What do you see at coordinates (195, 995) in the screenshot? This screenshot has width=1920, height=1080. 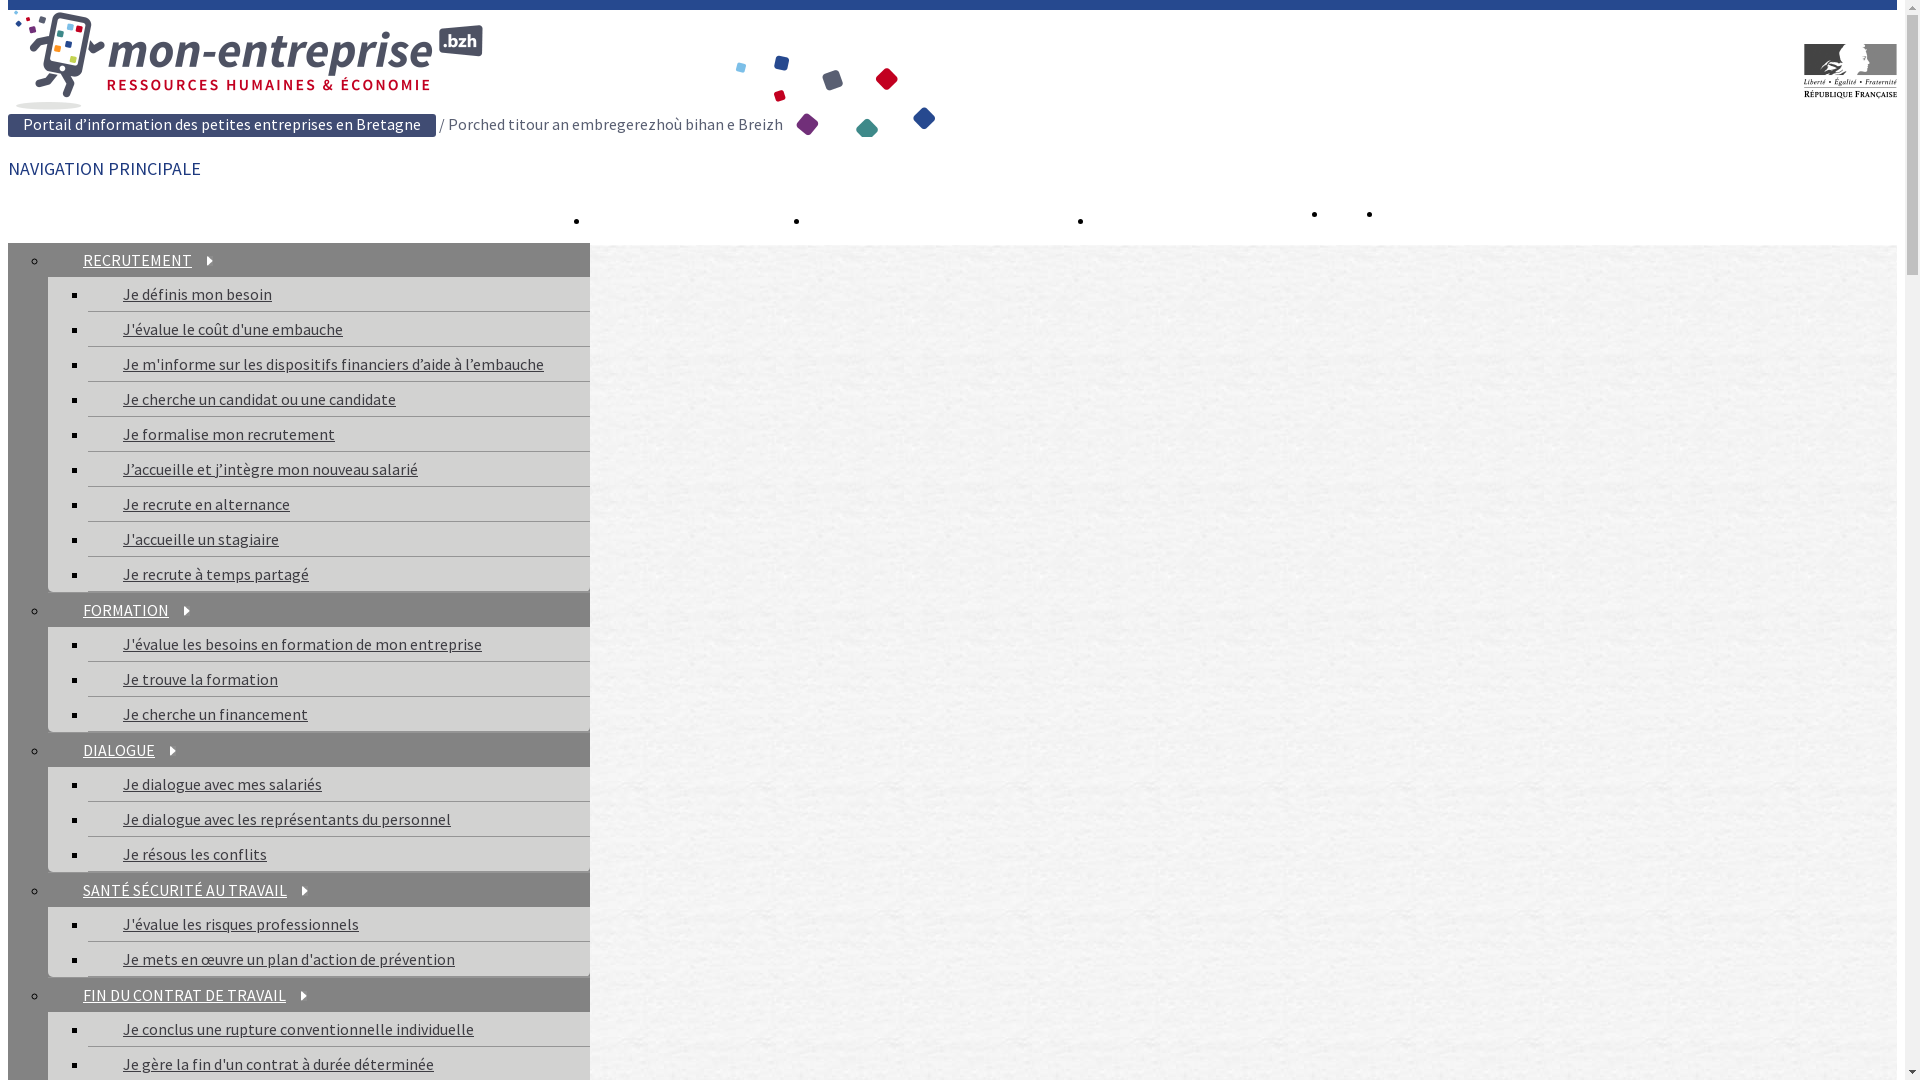 I see `'FIN DU CONTRAT DE TRAVAIL'` at bounding box center [195, 995].